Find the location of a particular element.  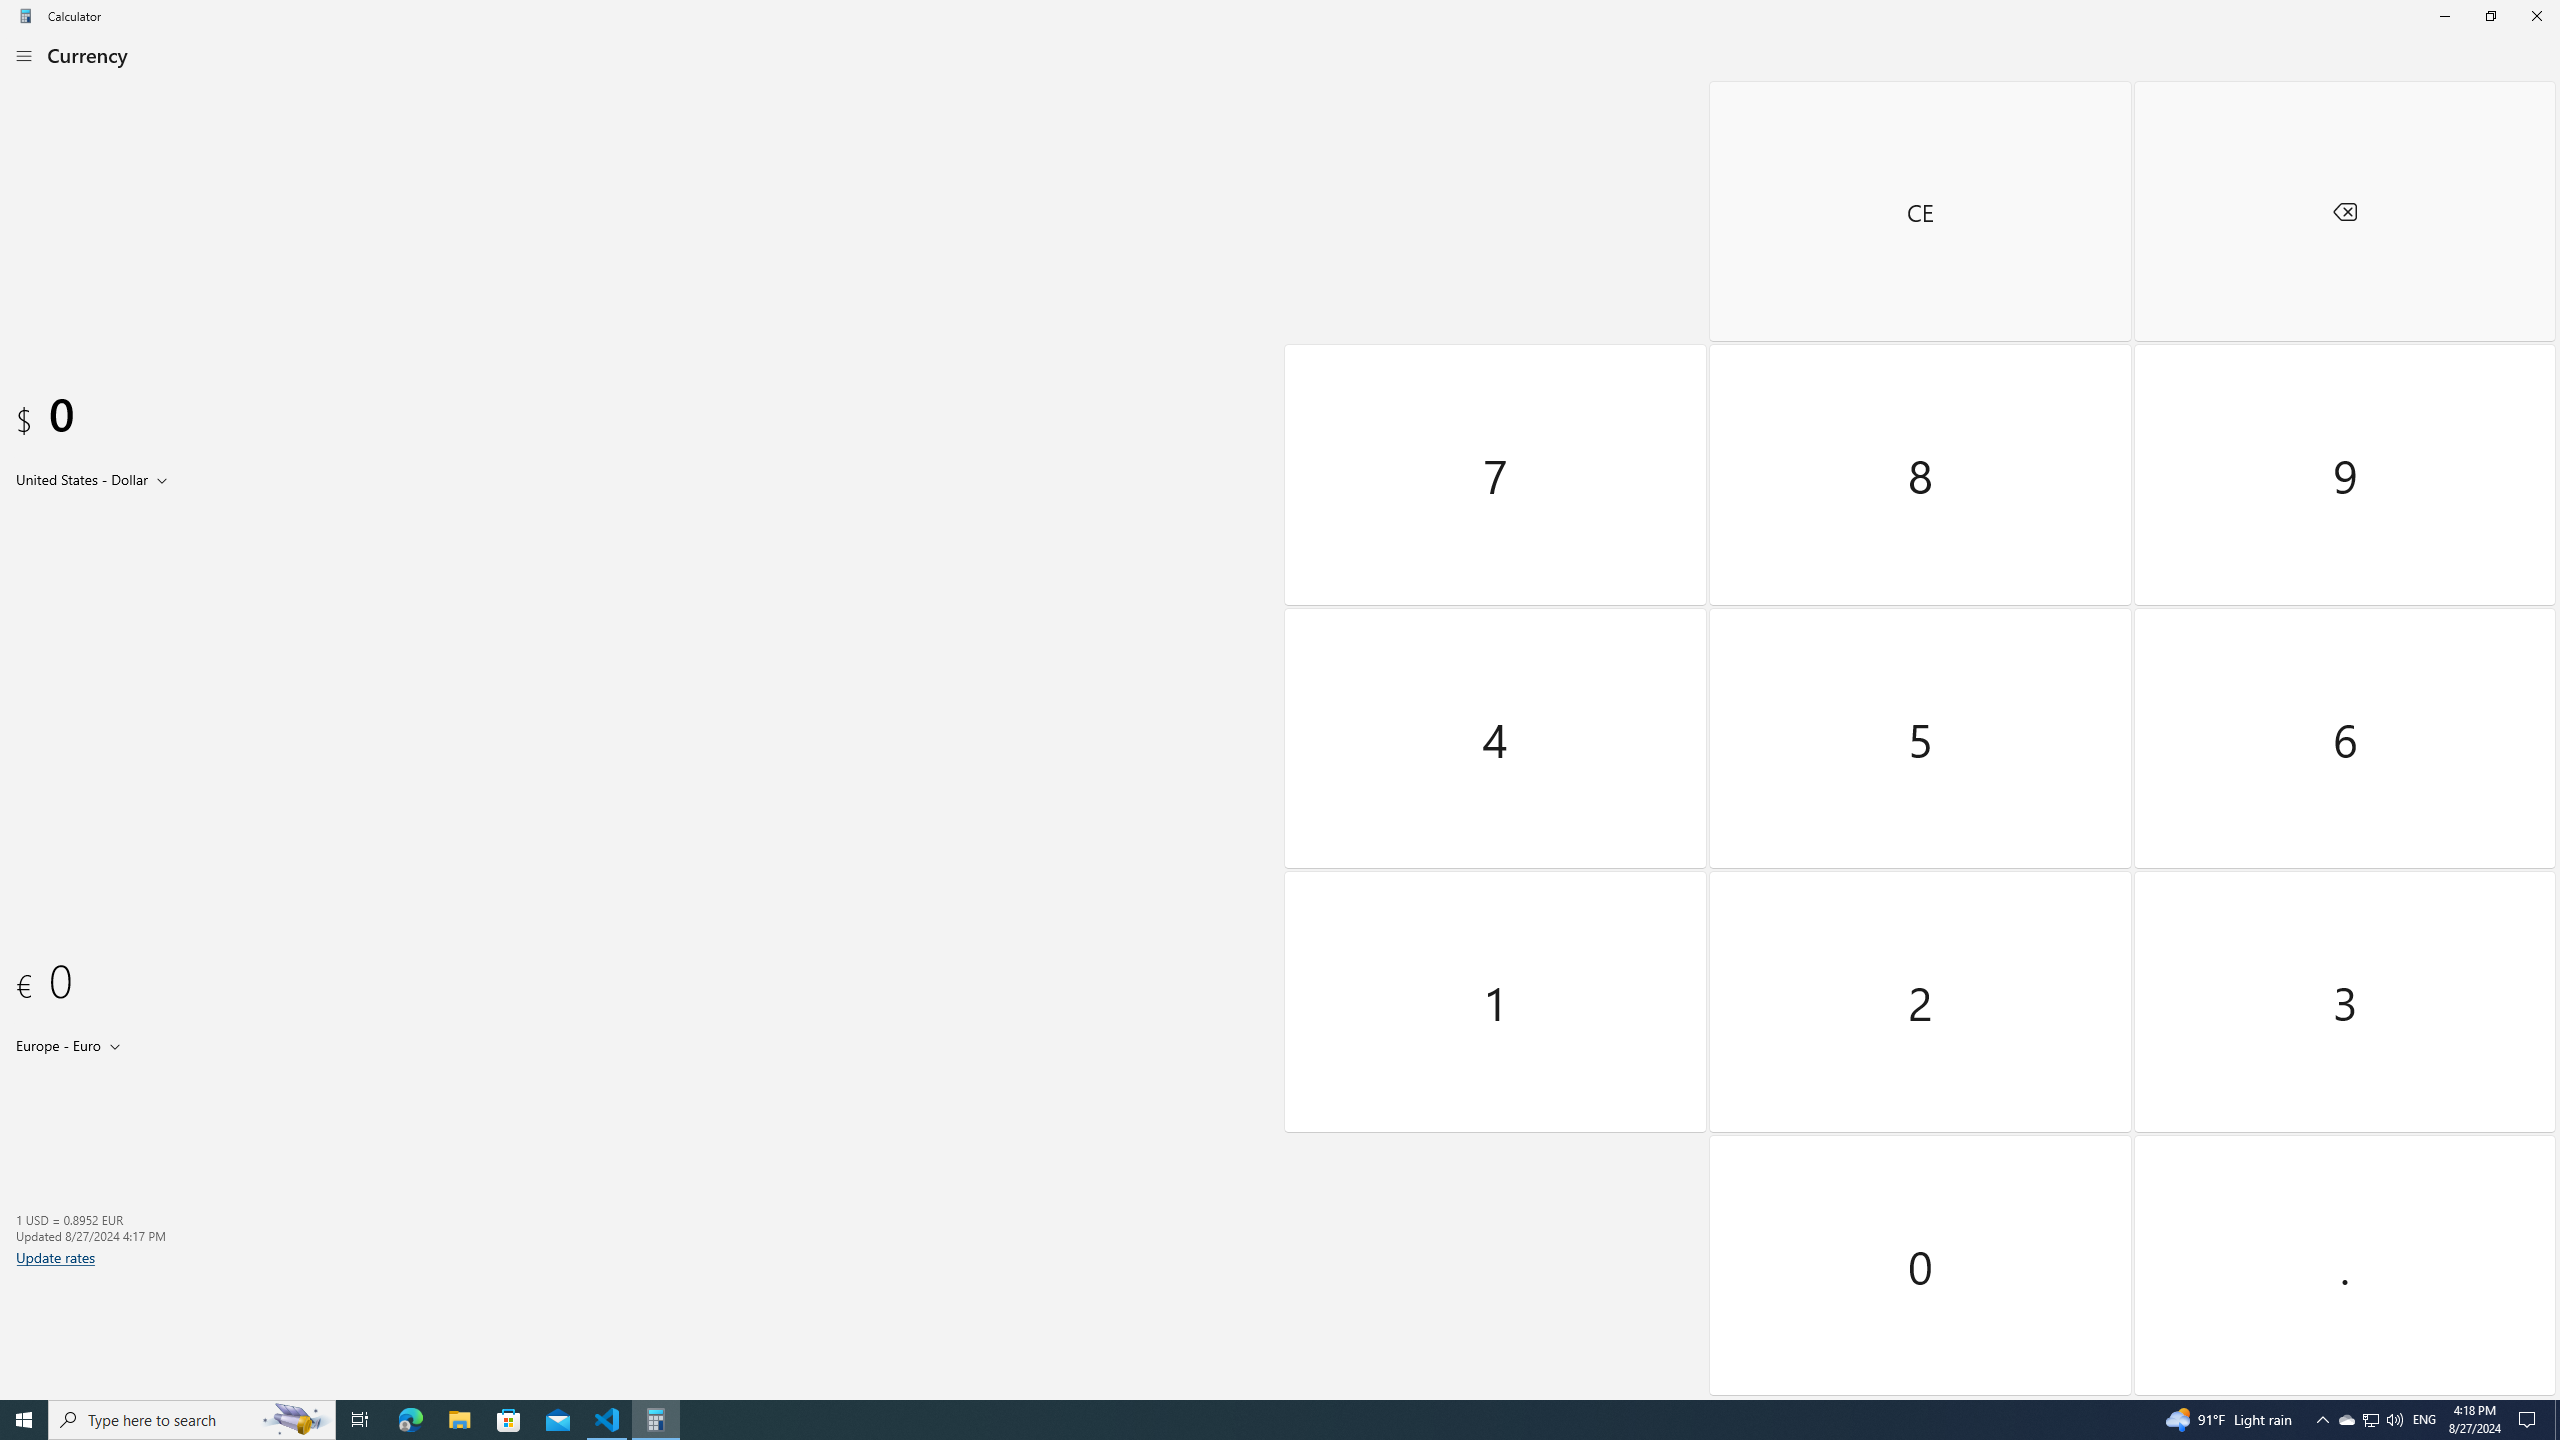

'Four' is located at coordinates (1496, 736).